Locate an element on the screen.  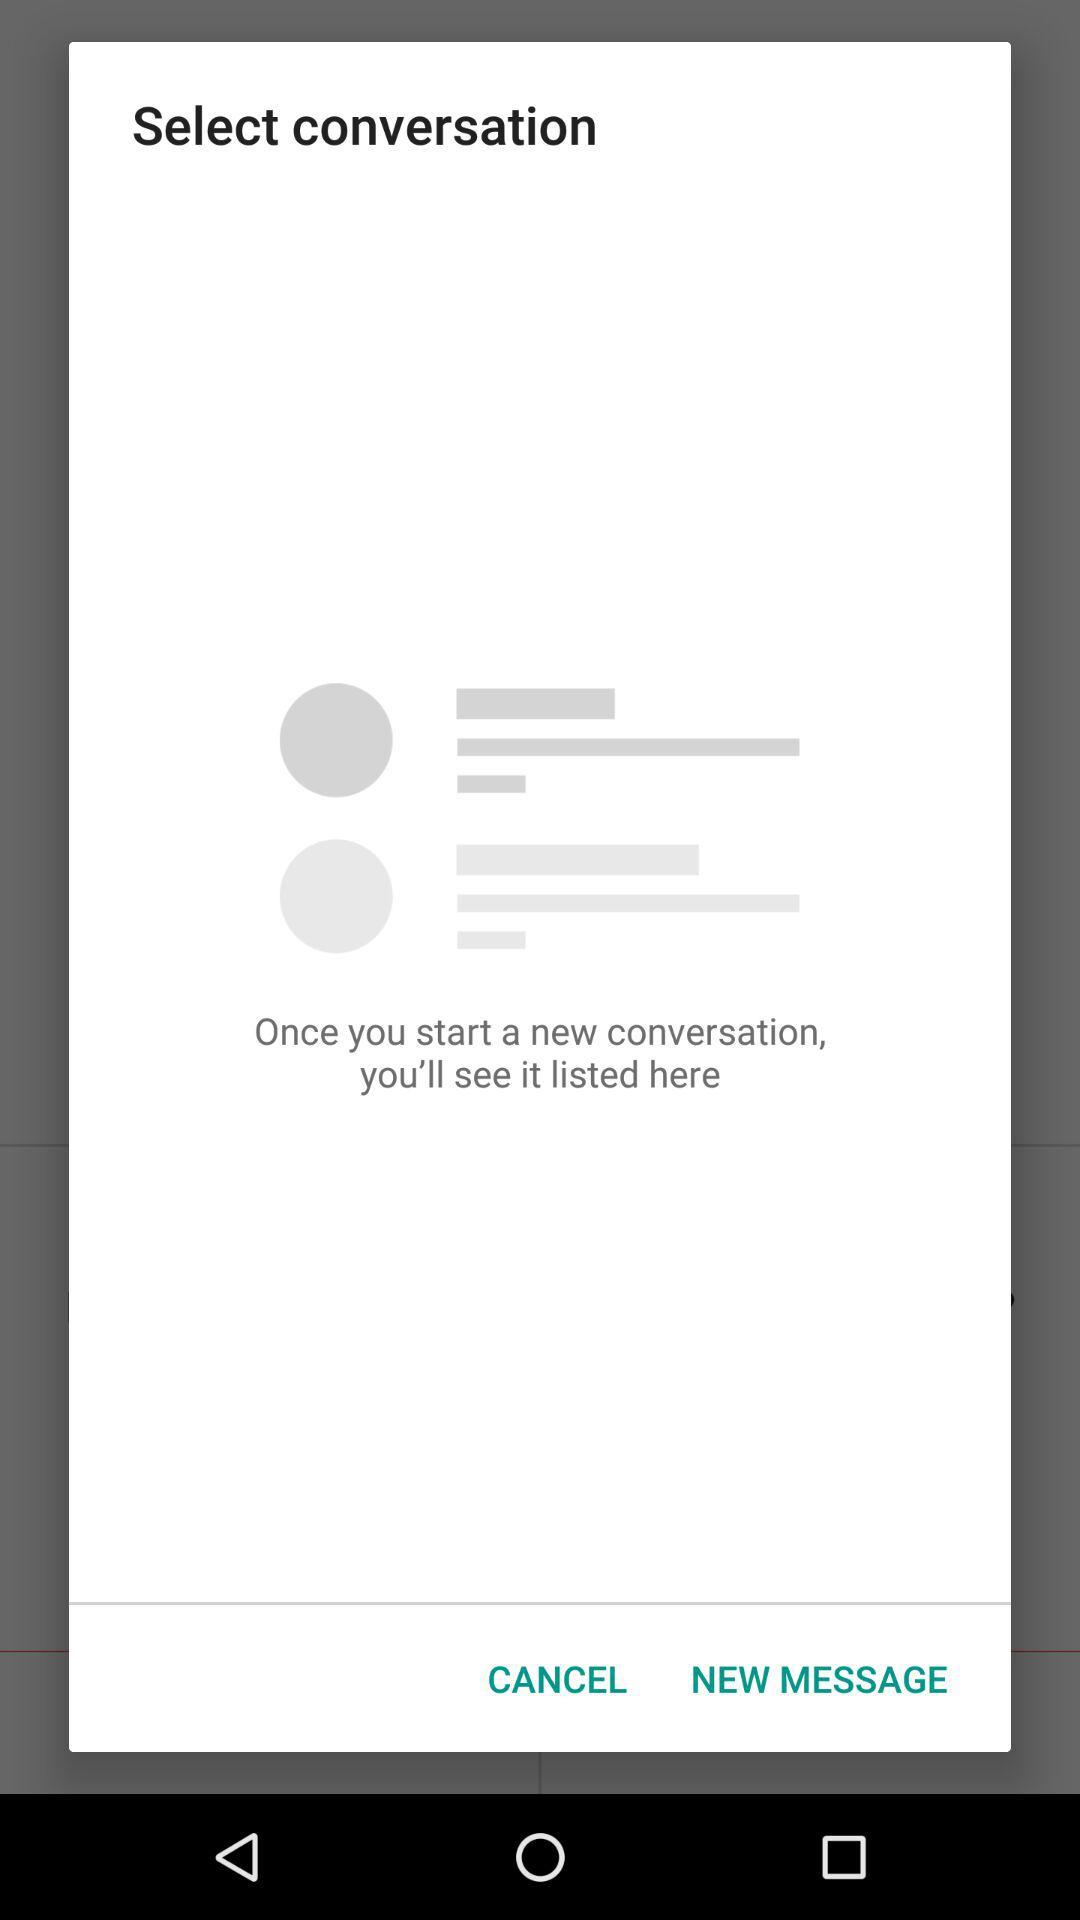
the new message item is located at coordinates (819, 1678).